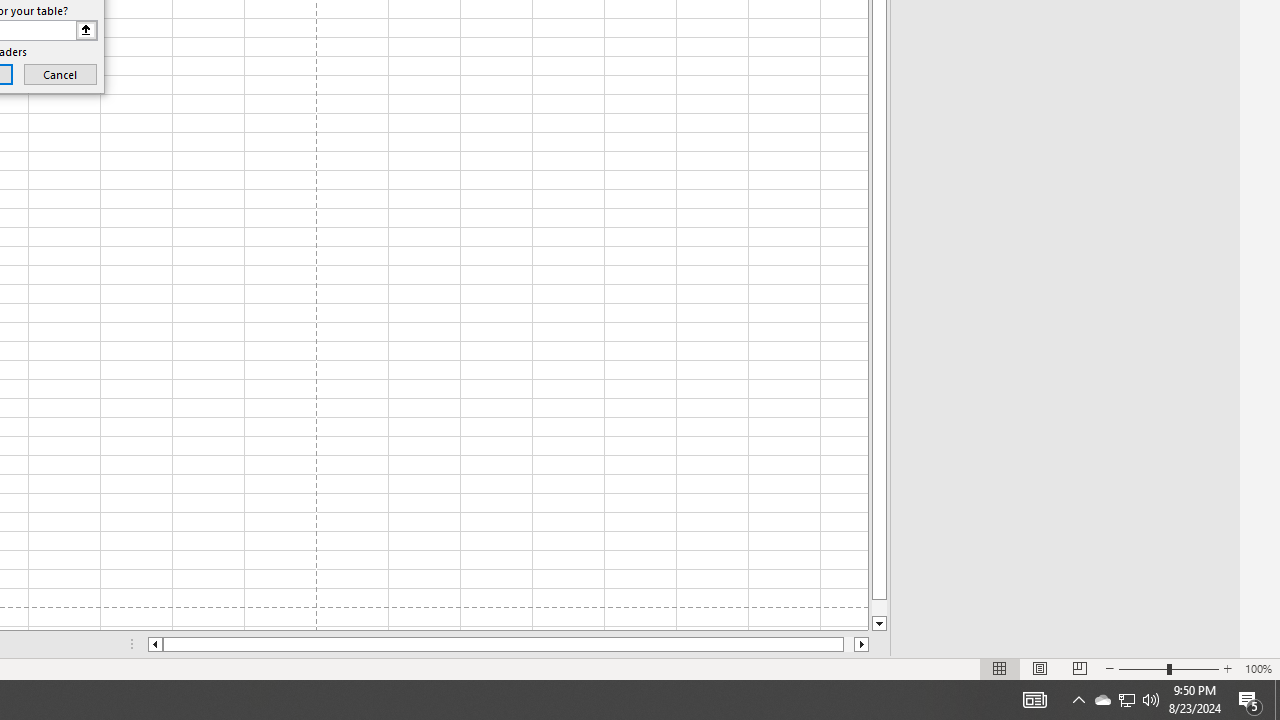 The height and width of the screenshot is (720, 1280). What do you see at coordinates (1040, 669) in the screenshot?
I see `'Page Layout'` at bounding box center [1040, 669].